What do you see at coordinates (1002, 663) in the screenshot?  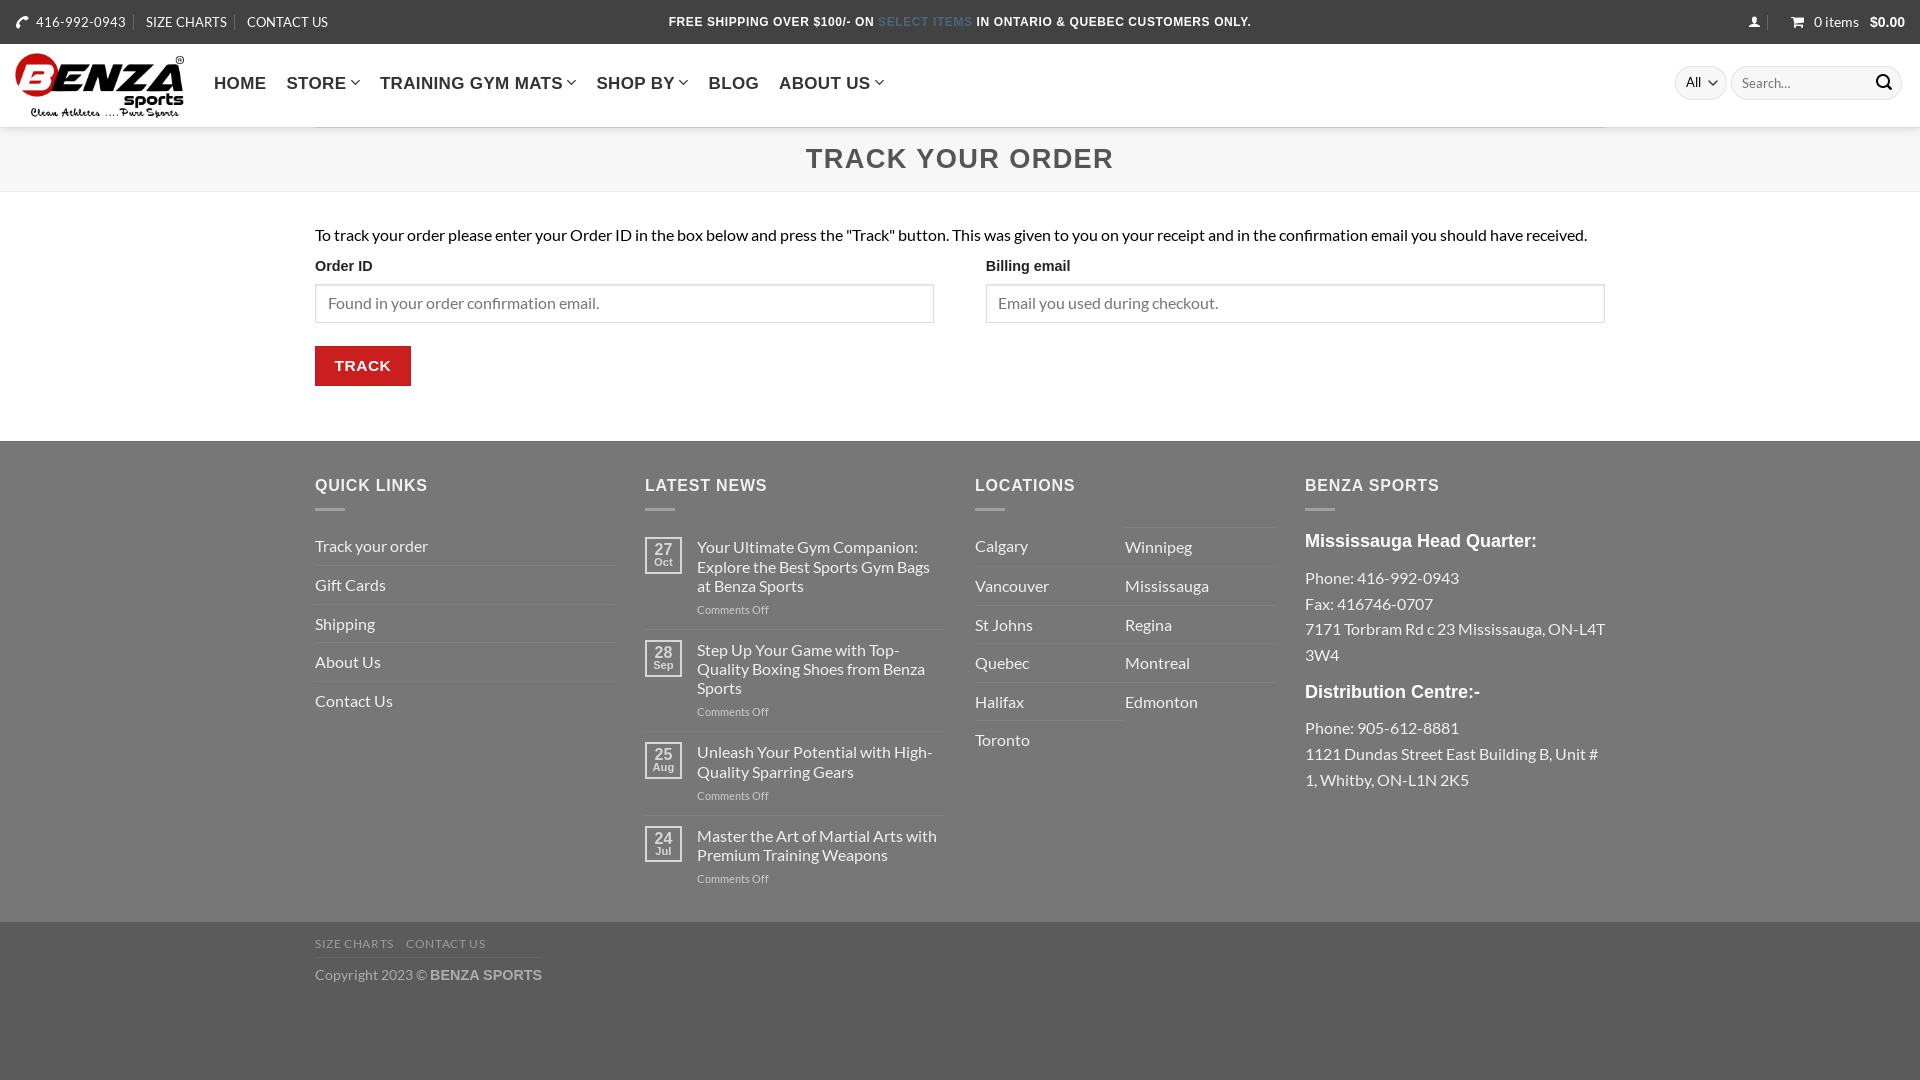 I see `'Quebec'` at bounding box center [1002, 663].